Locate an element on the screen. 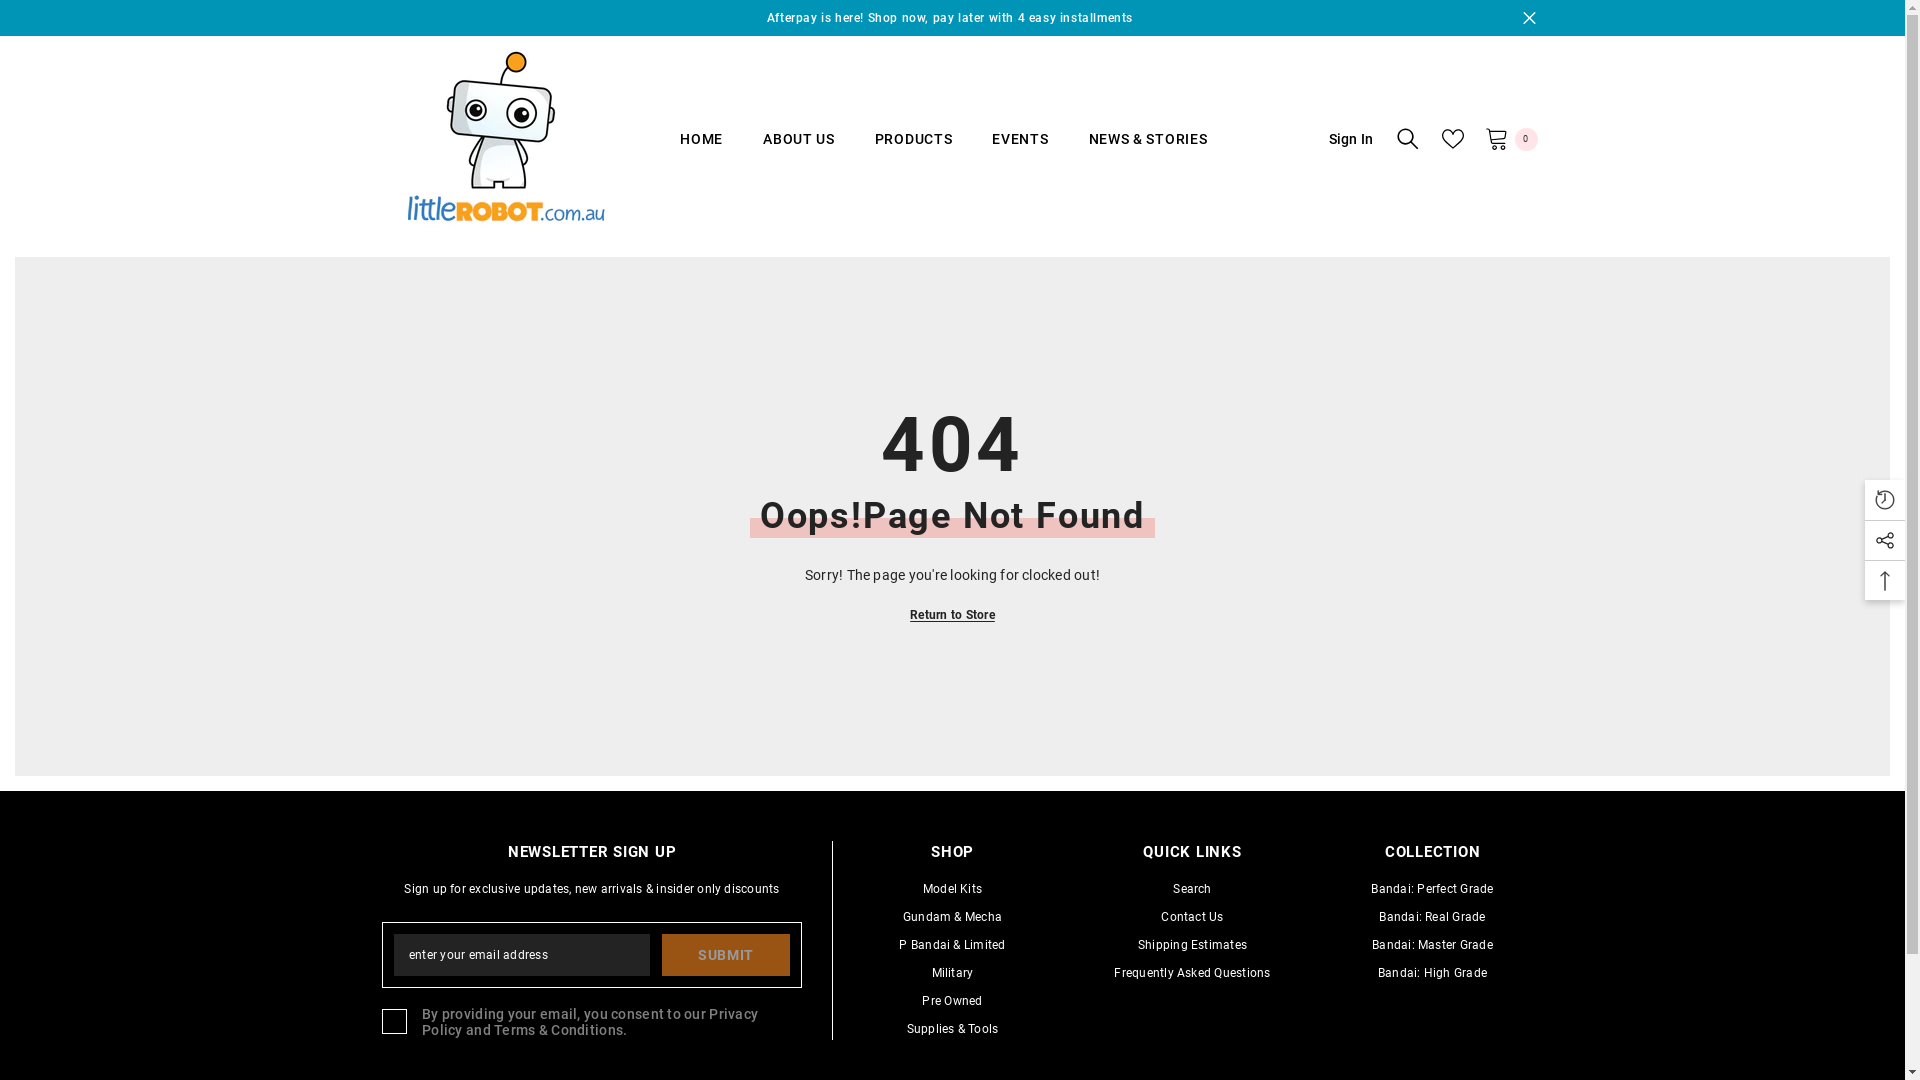 This screenshot has width=1920, height=1080. 'Bandai: High Grade' is located at coordinates (1431, 971).